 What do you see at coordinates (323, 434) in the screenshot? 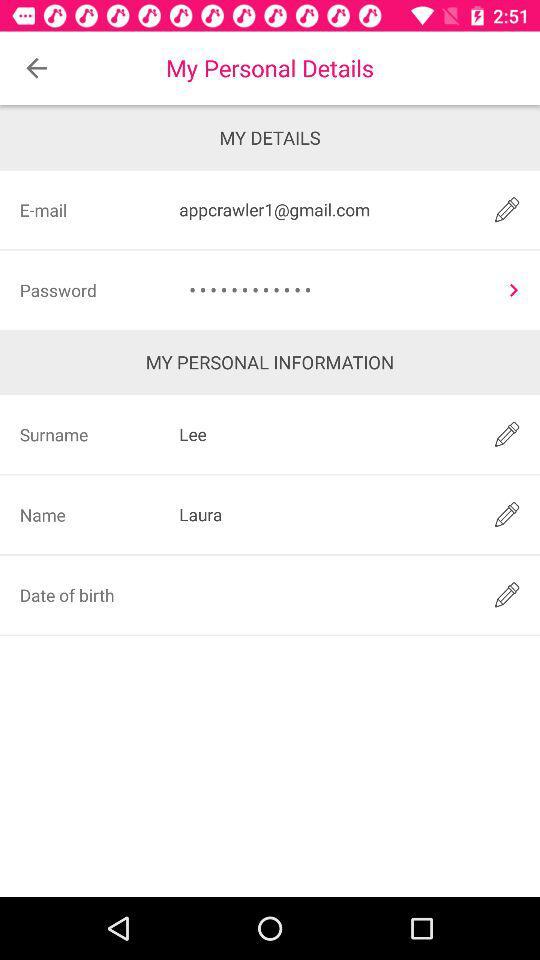
I see `icon below the my personal information` at bounding box center [323, 434].